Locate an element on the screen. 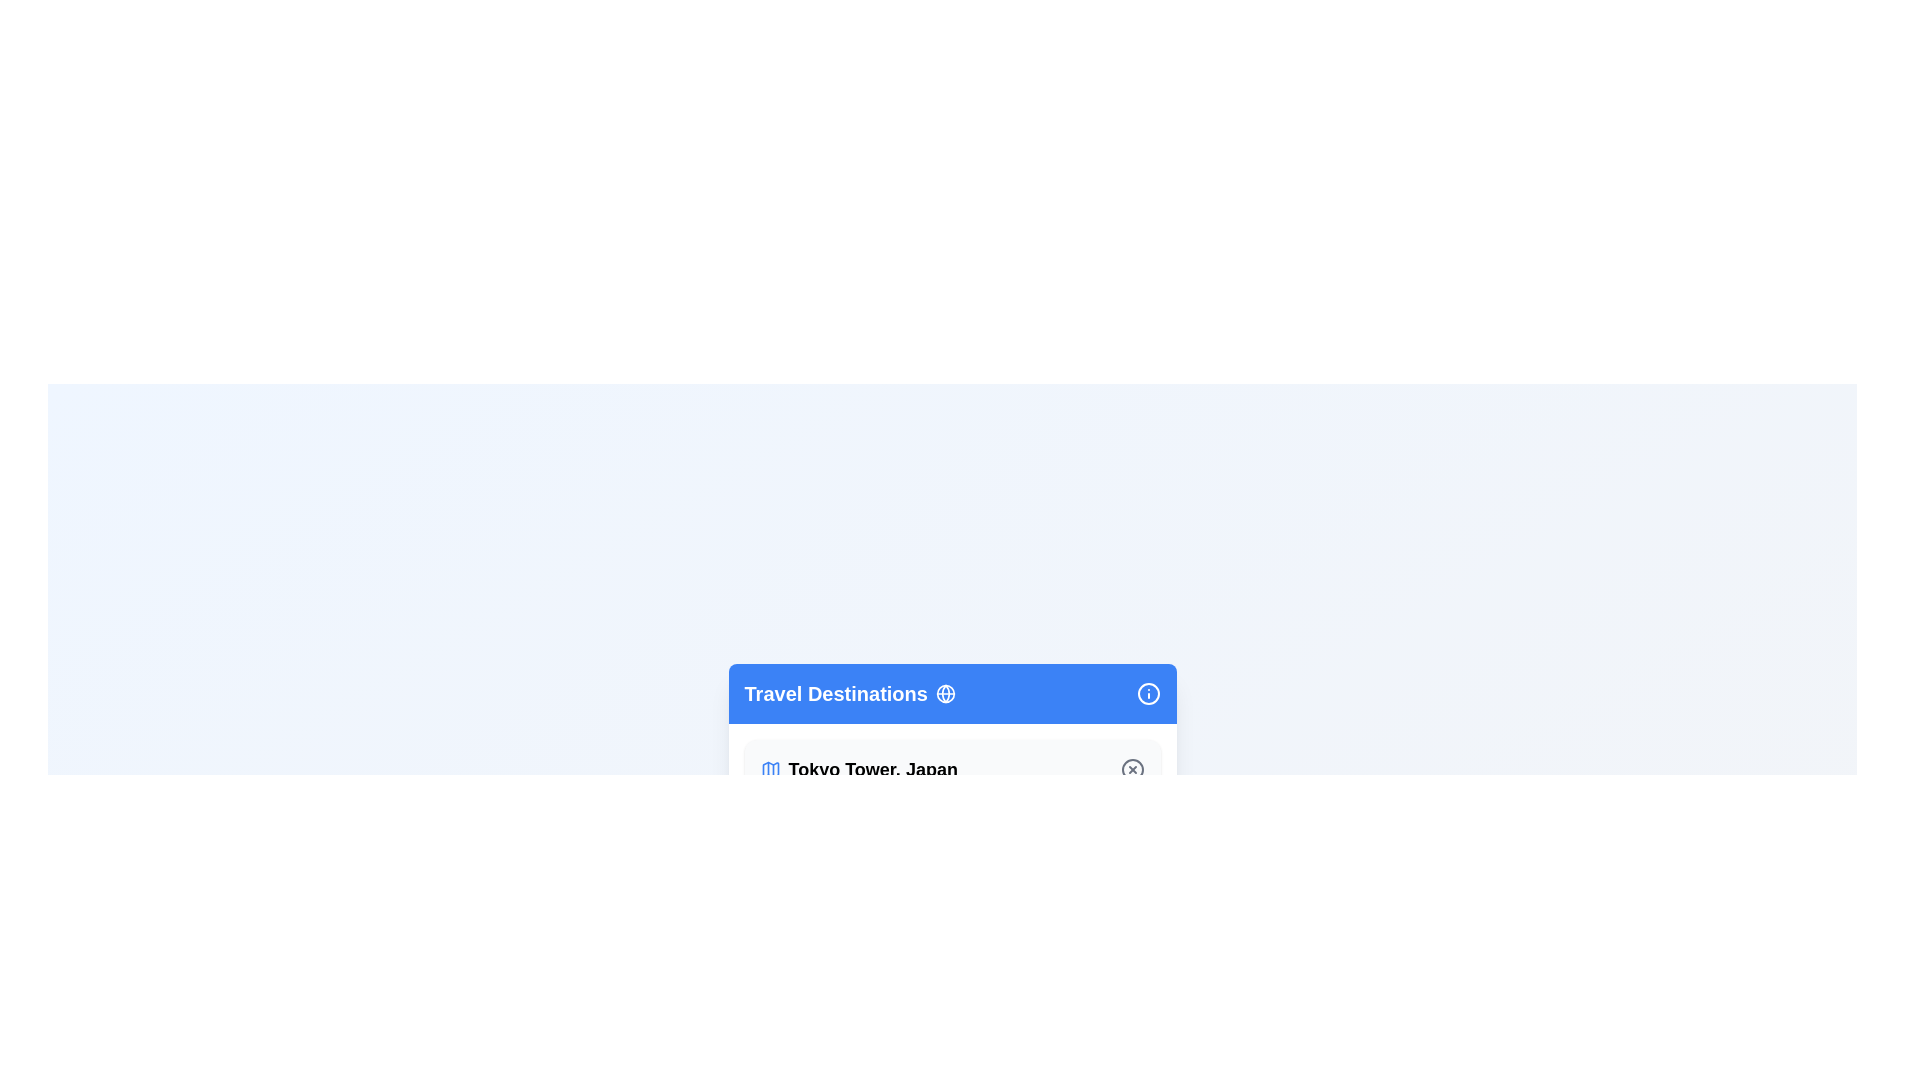 The height and width of the screenshot is (1080, 1920). the SVG illustration representing global or geographical information located in the title bar of the 'Travel Destinations' section, adjacent to the title text and left of the information icon is located at coordinates (944, 693).